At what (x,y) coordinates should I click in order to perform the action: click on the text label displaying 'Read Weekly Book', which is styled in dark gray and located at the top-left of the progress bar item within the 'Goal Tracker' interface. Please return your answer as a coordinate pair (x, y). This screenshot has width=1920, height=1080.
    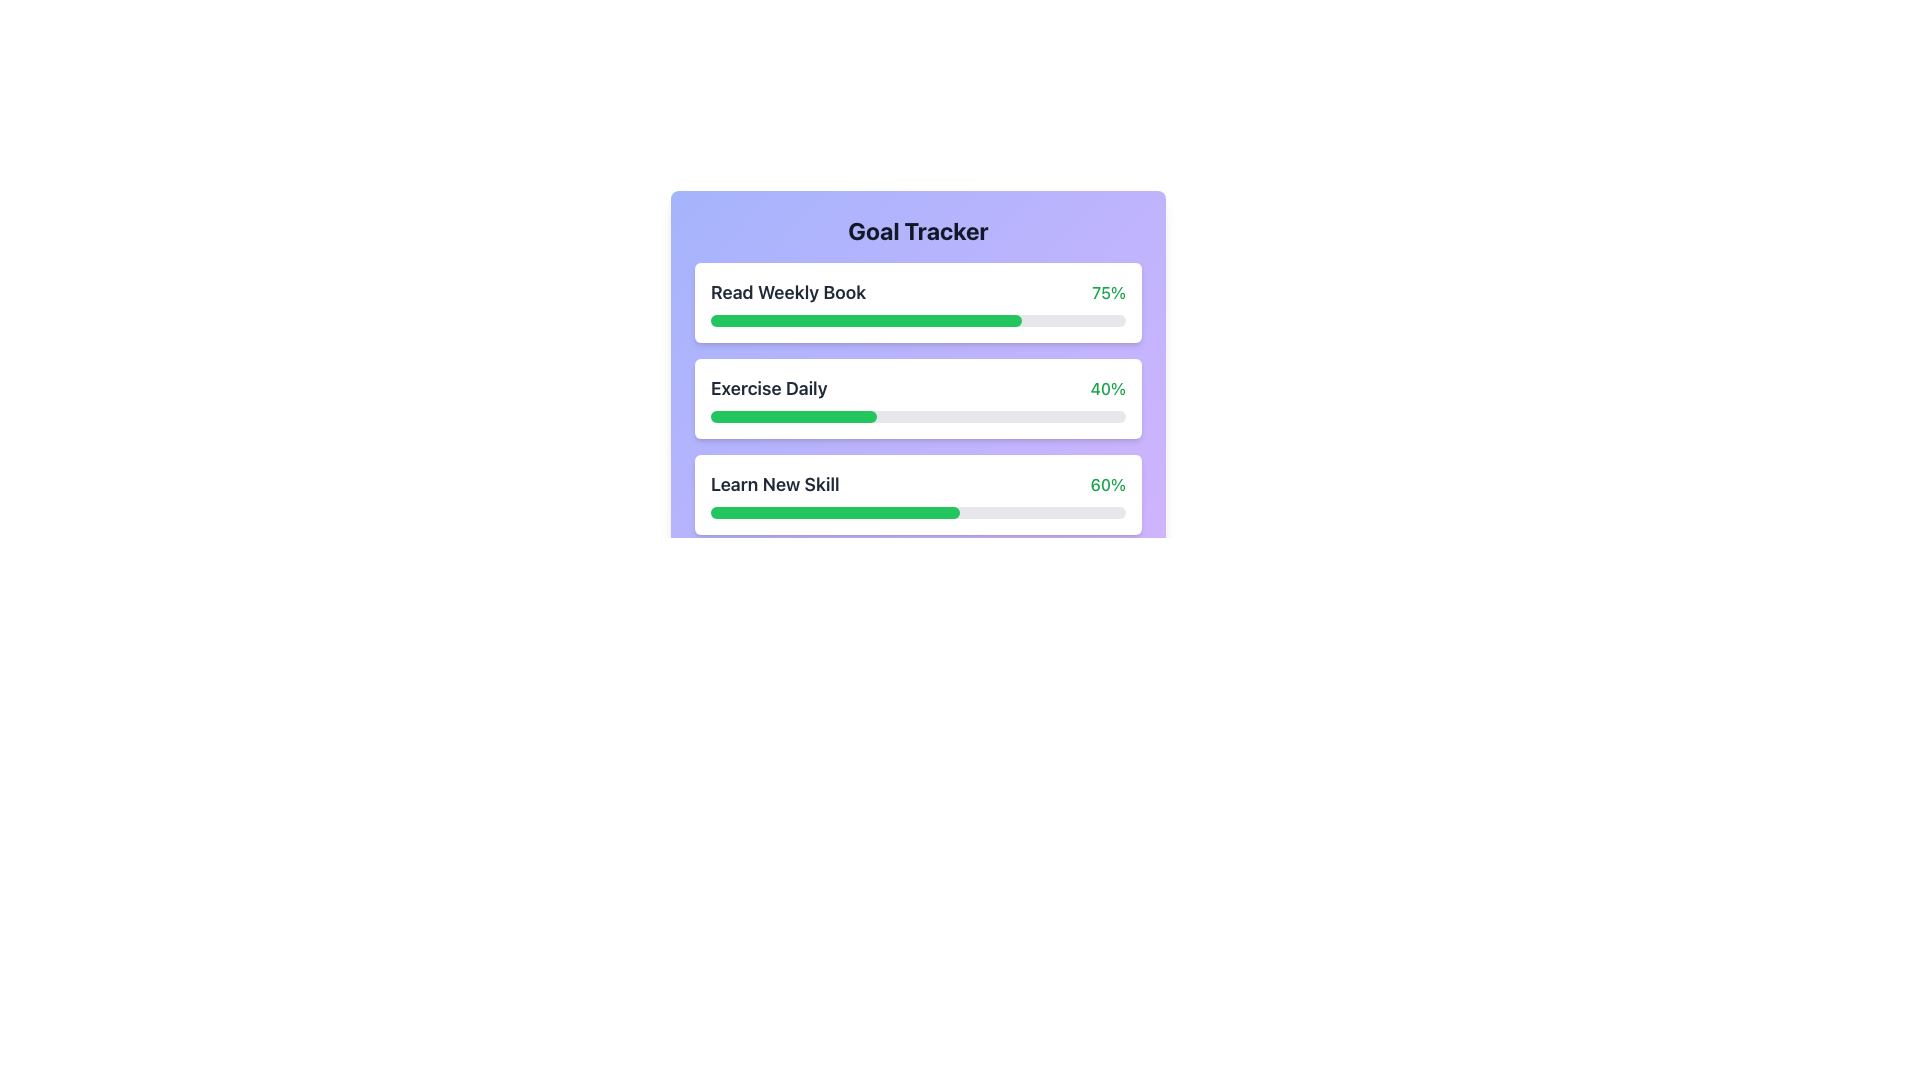
    Looking at the image, I should click on (787, 293).